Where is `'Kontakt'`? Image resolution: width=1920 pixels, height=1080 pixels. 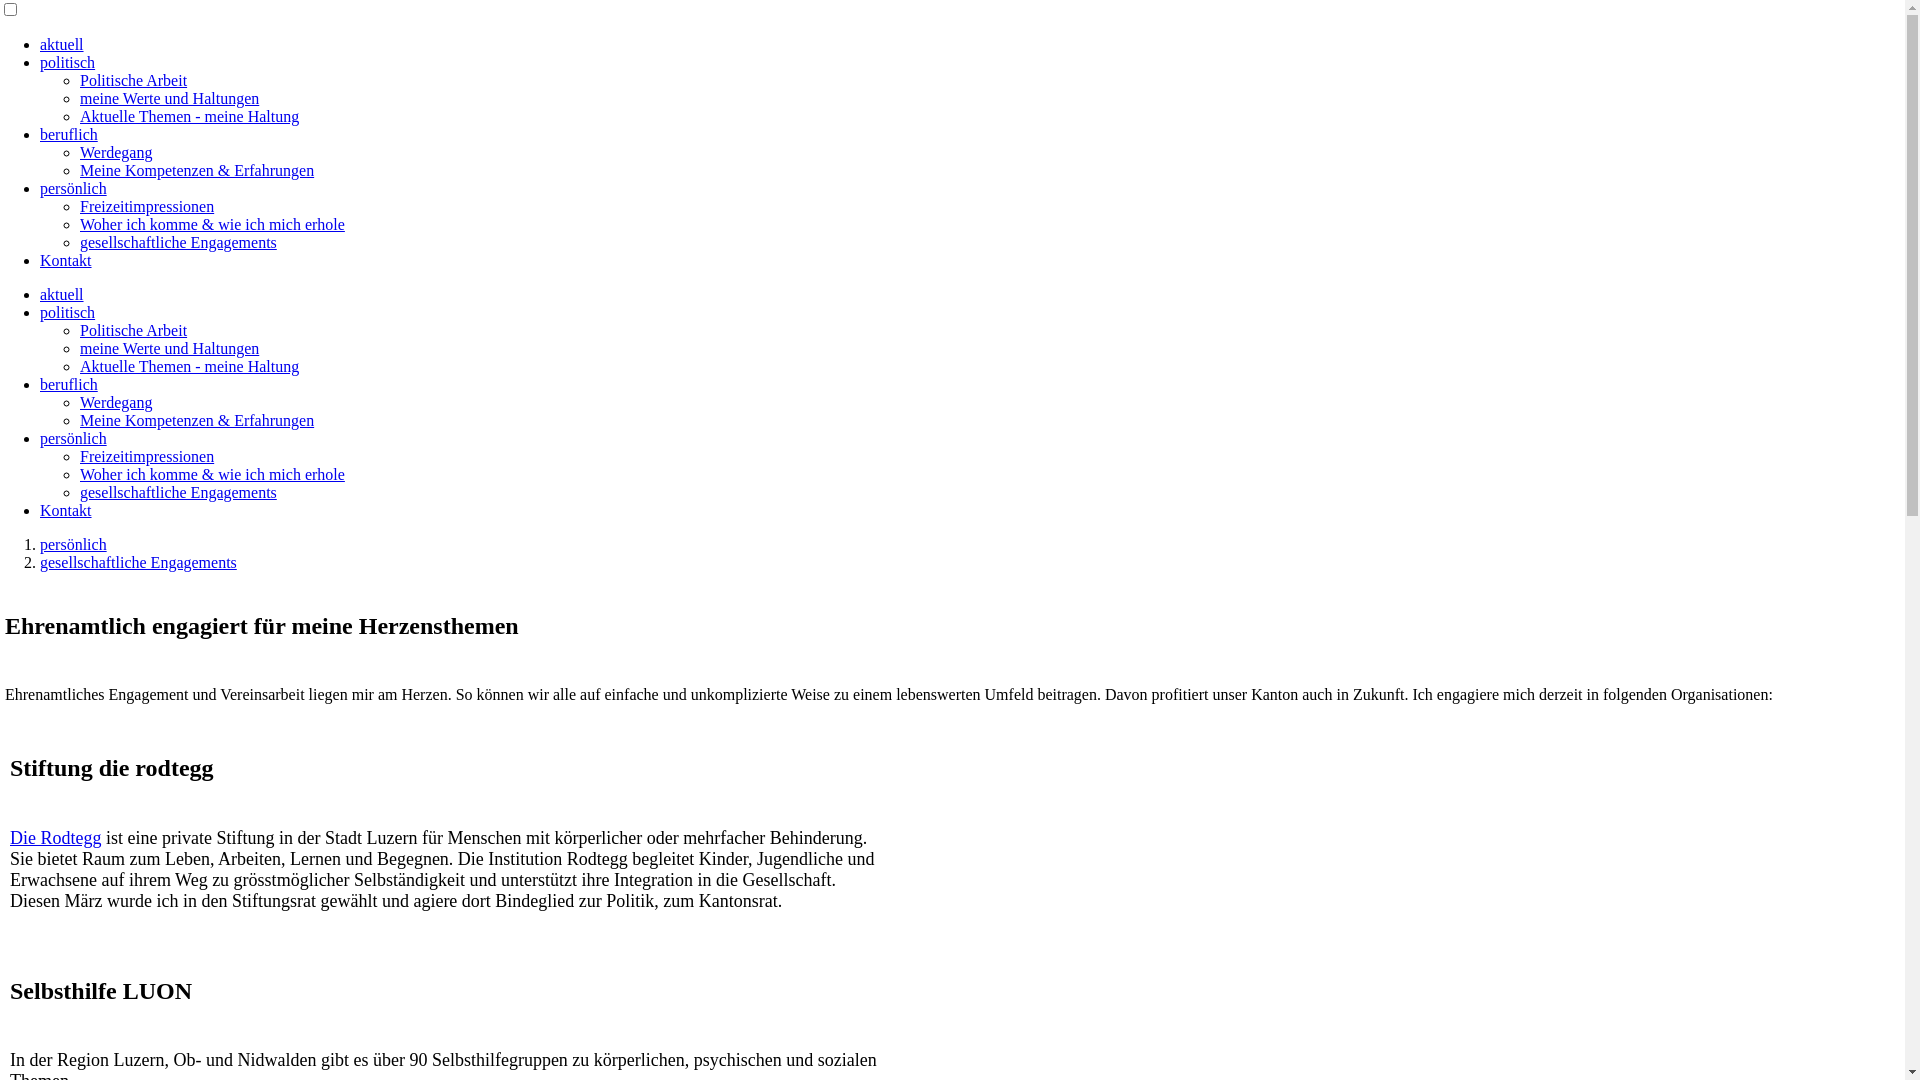
'Kontakt' is located at coordinates (66, 509).